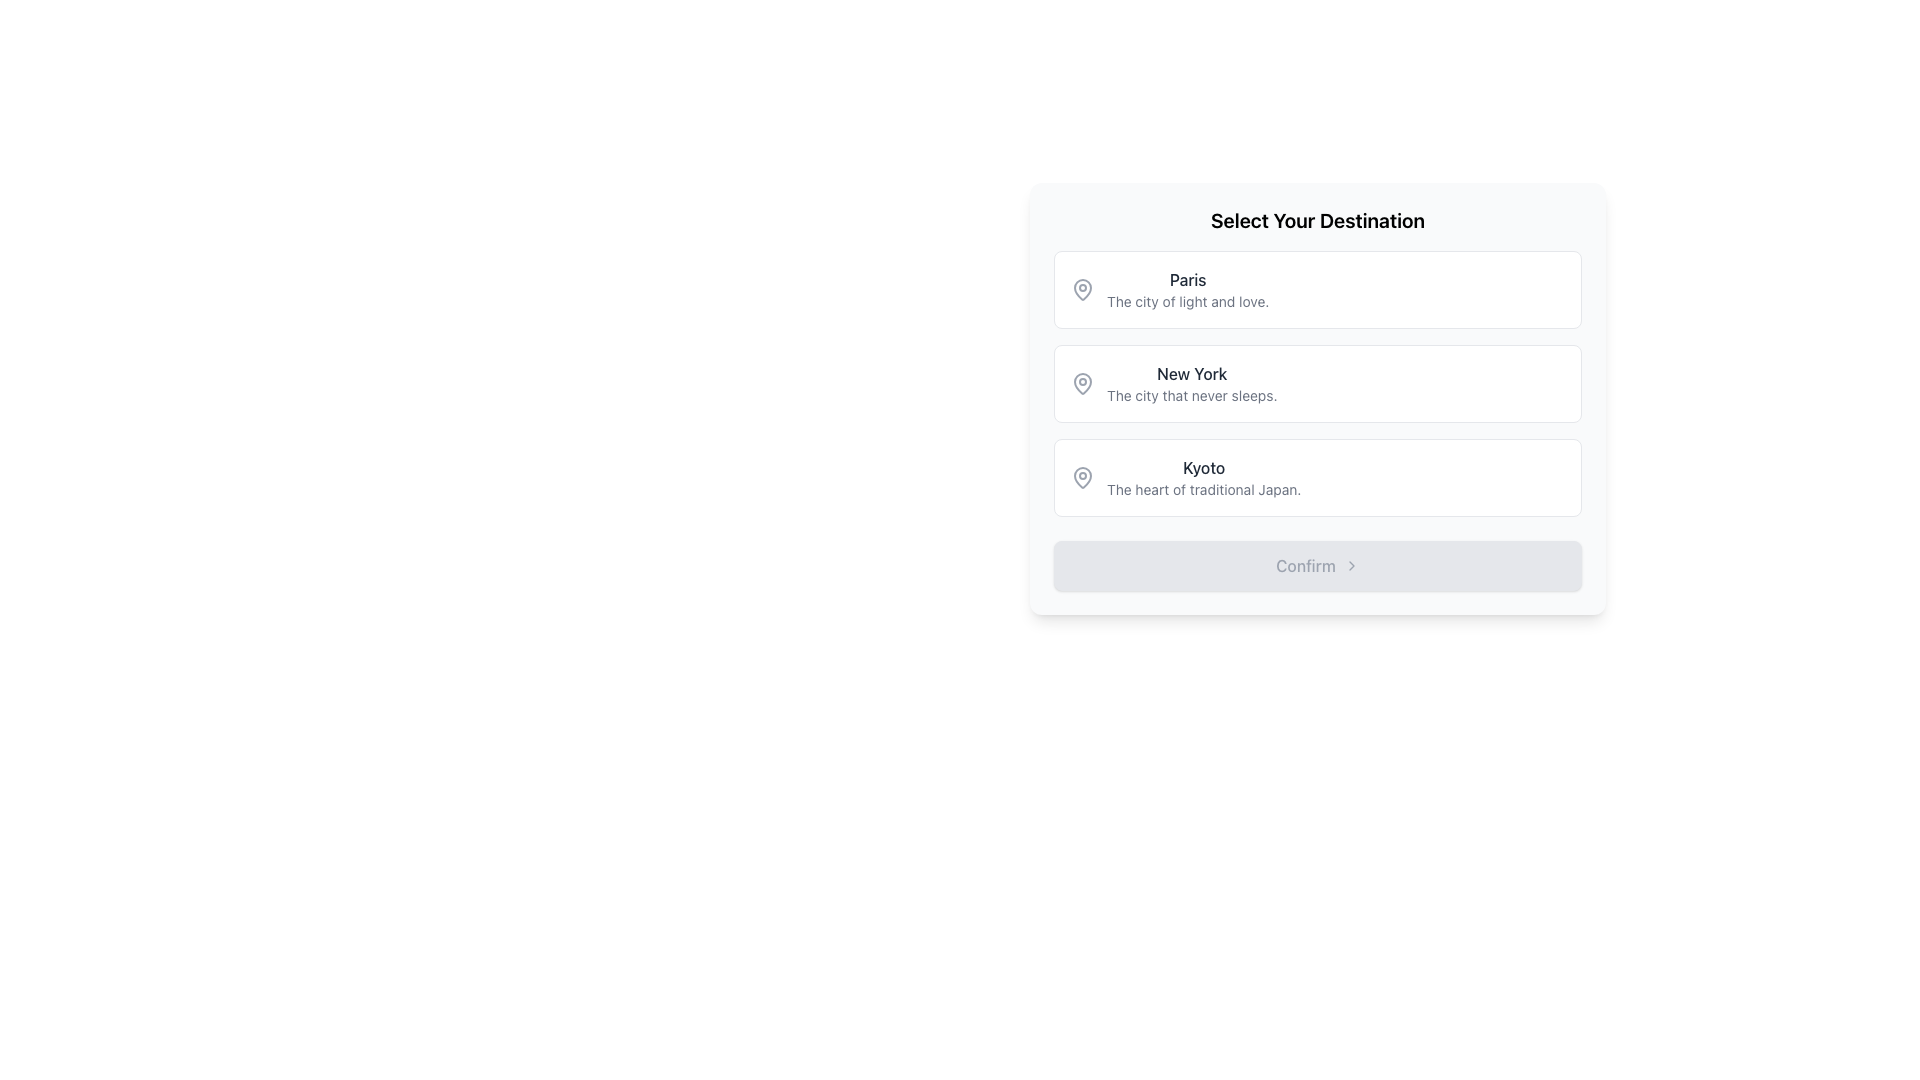 The width and height of the screenshot is (1920, 1080). What do you see at coordinates (1082, 478) in the screenshot?
I see `the decorative icon located to the left of the text 'Kyoto' in the destination selection UI, which is the third option in the list titled 'Select Your Destination'` at bounding box center [1082, 478].